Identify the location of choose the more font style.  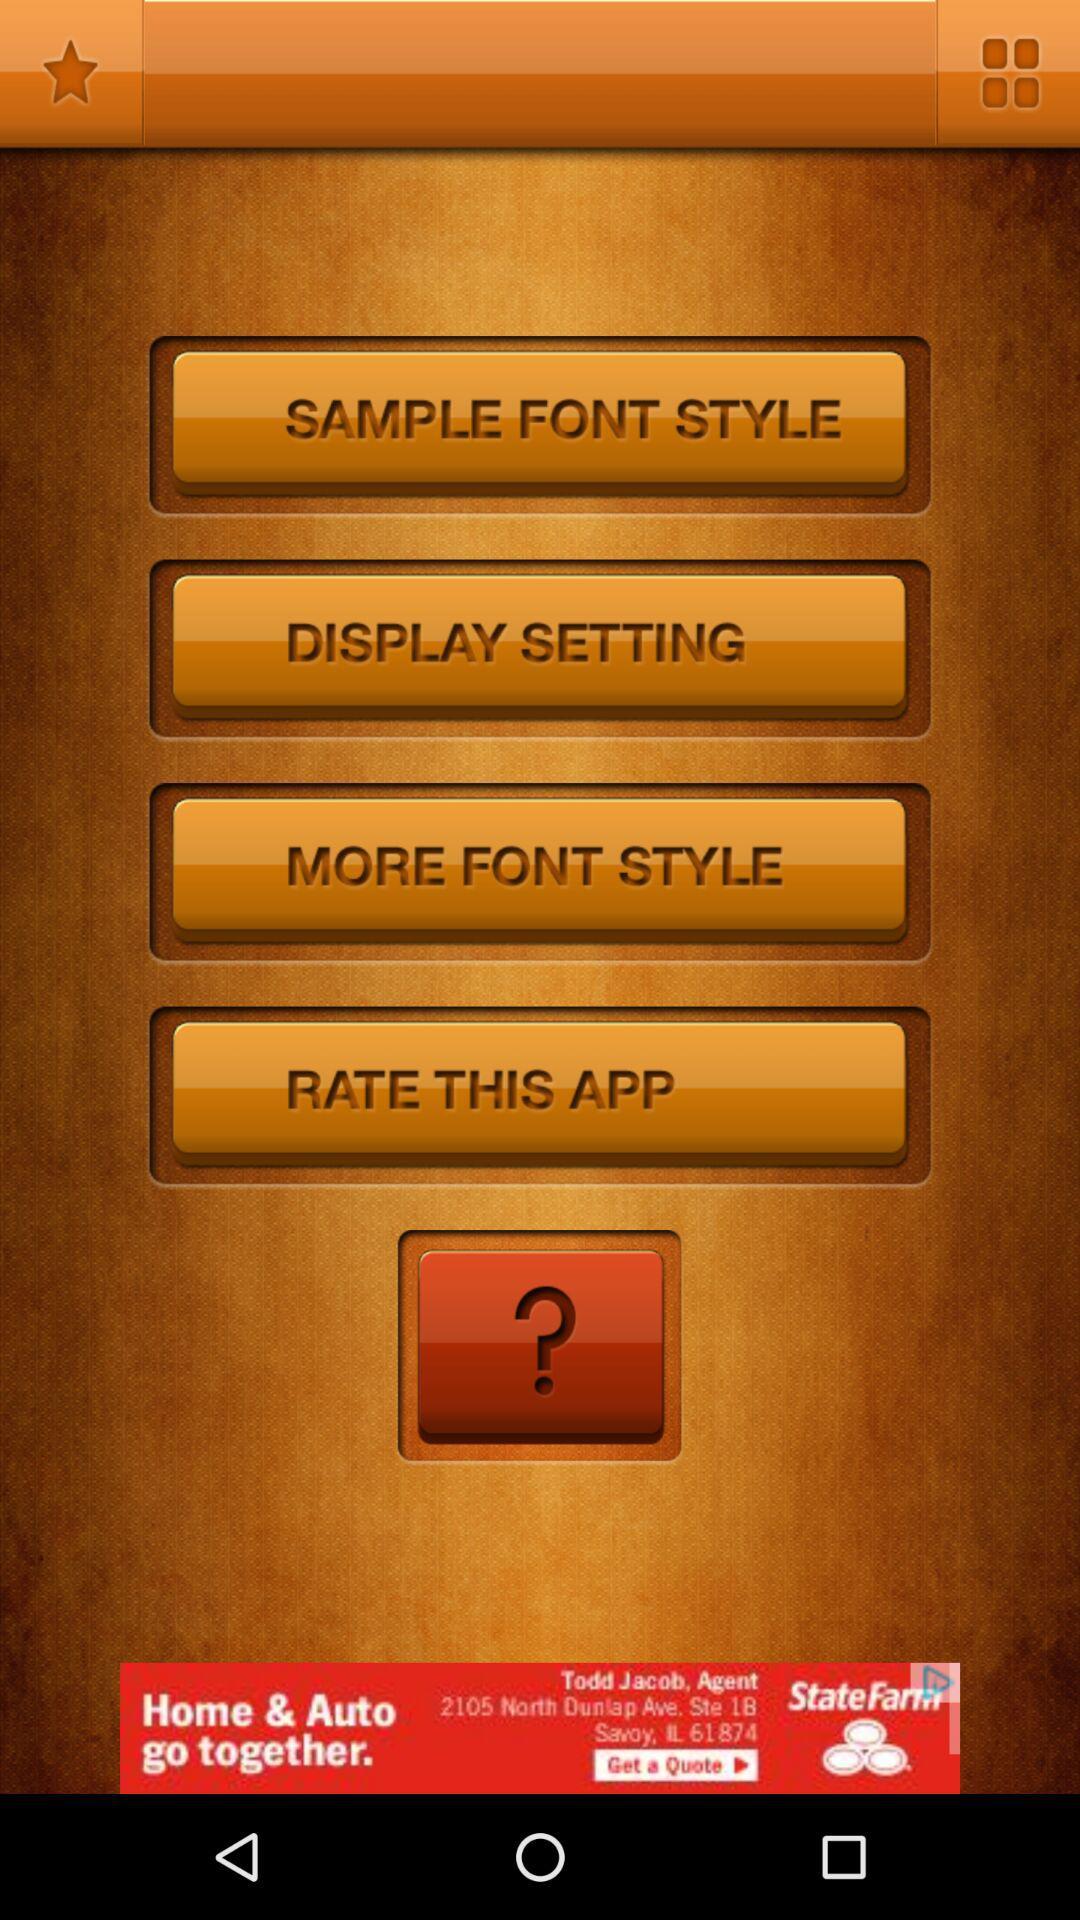
(540, 874).